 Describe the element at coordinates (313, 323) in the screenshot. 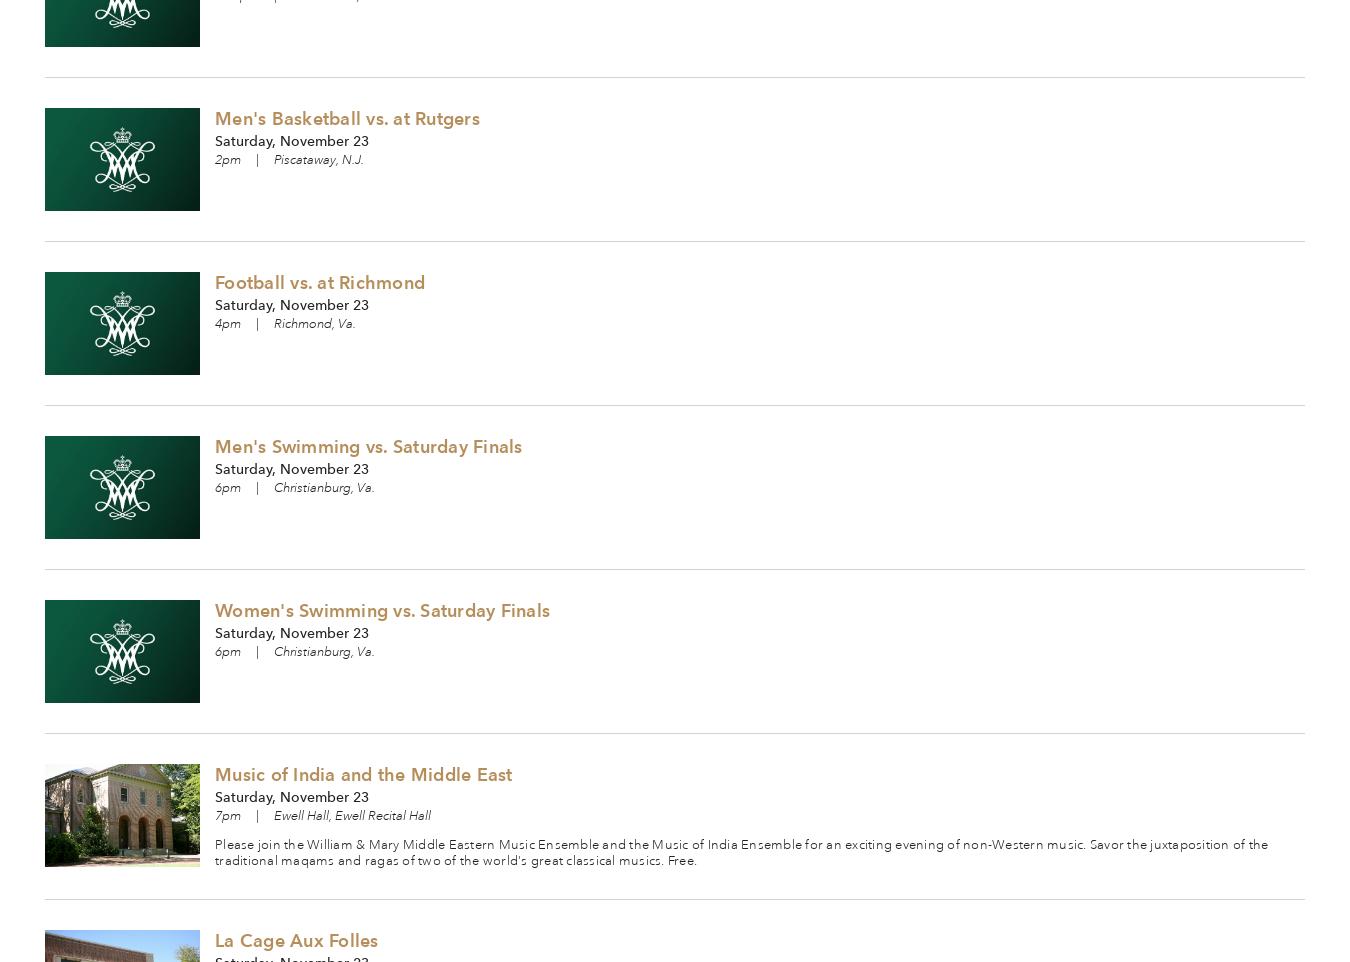

I see `'Richmond, Va.'` at that location.